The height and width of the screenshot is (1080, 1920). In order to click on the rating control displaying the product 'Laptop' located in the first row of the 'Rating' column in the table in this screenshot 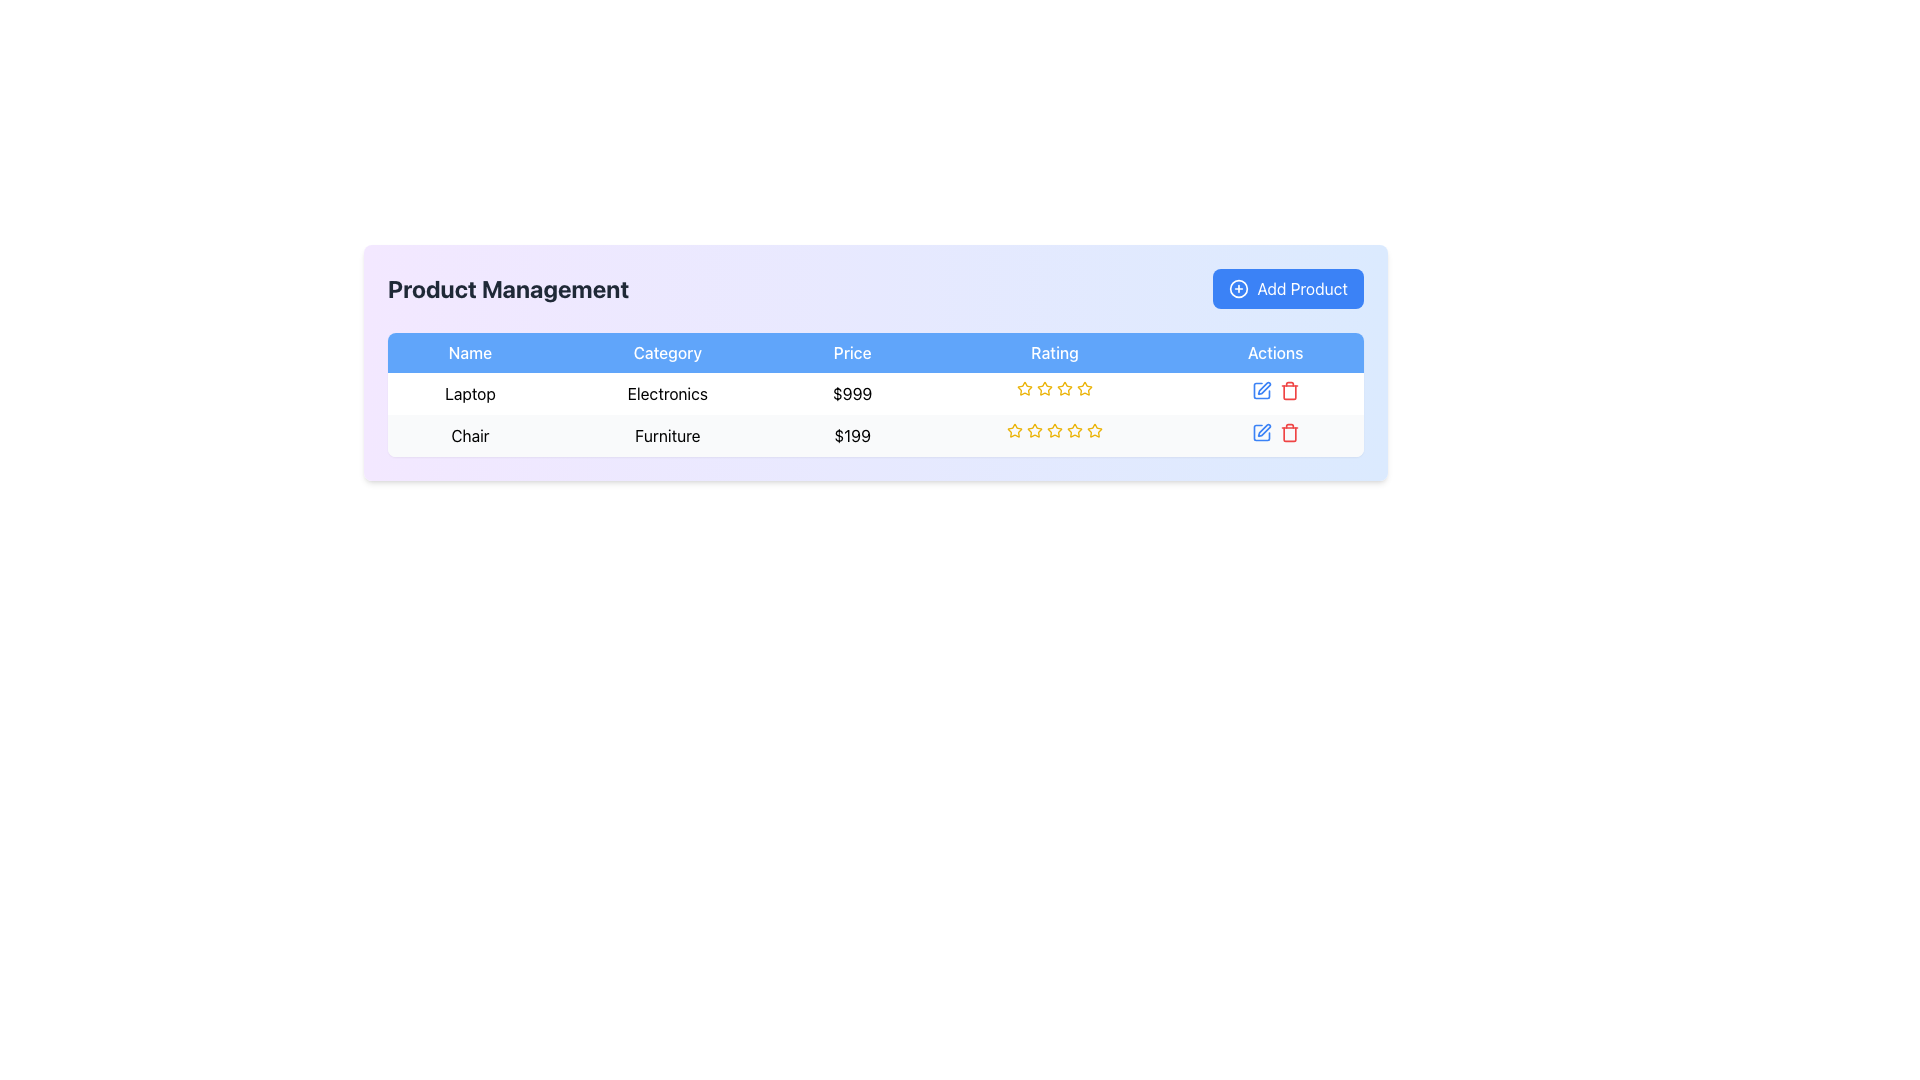, I will do `click(1054, 389)`.